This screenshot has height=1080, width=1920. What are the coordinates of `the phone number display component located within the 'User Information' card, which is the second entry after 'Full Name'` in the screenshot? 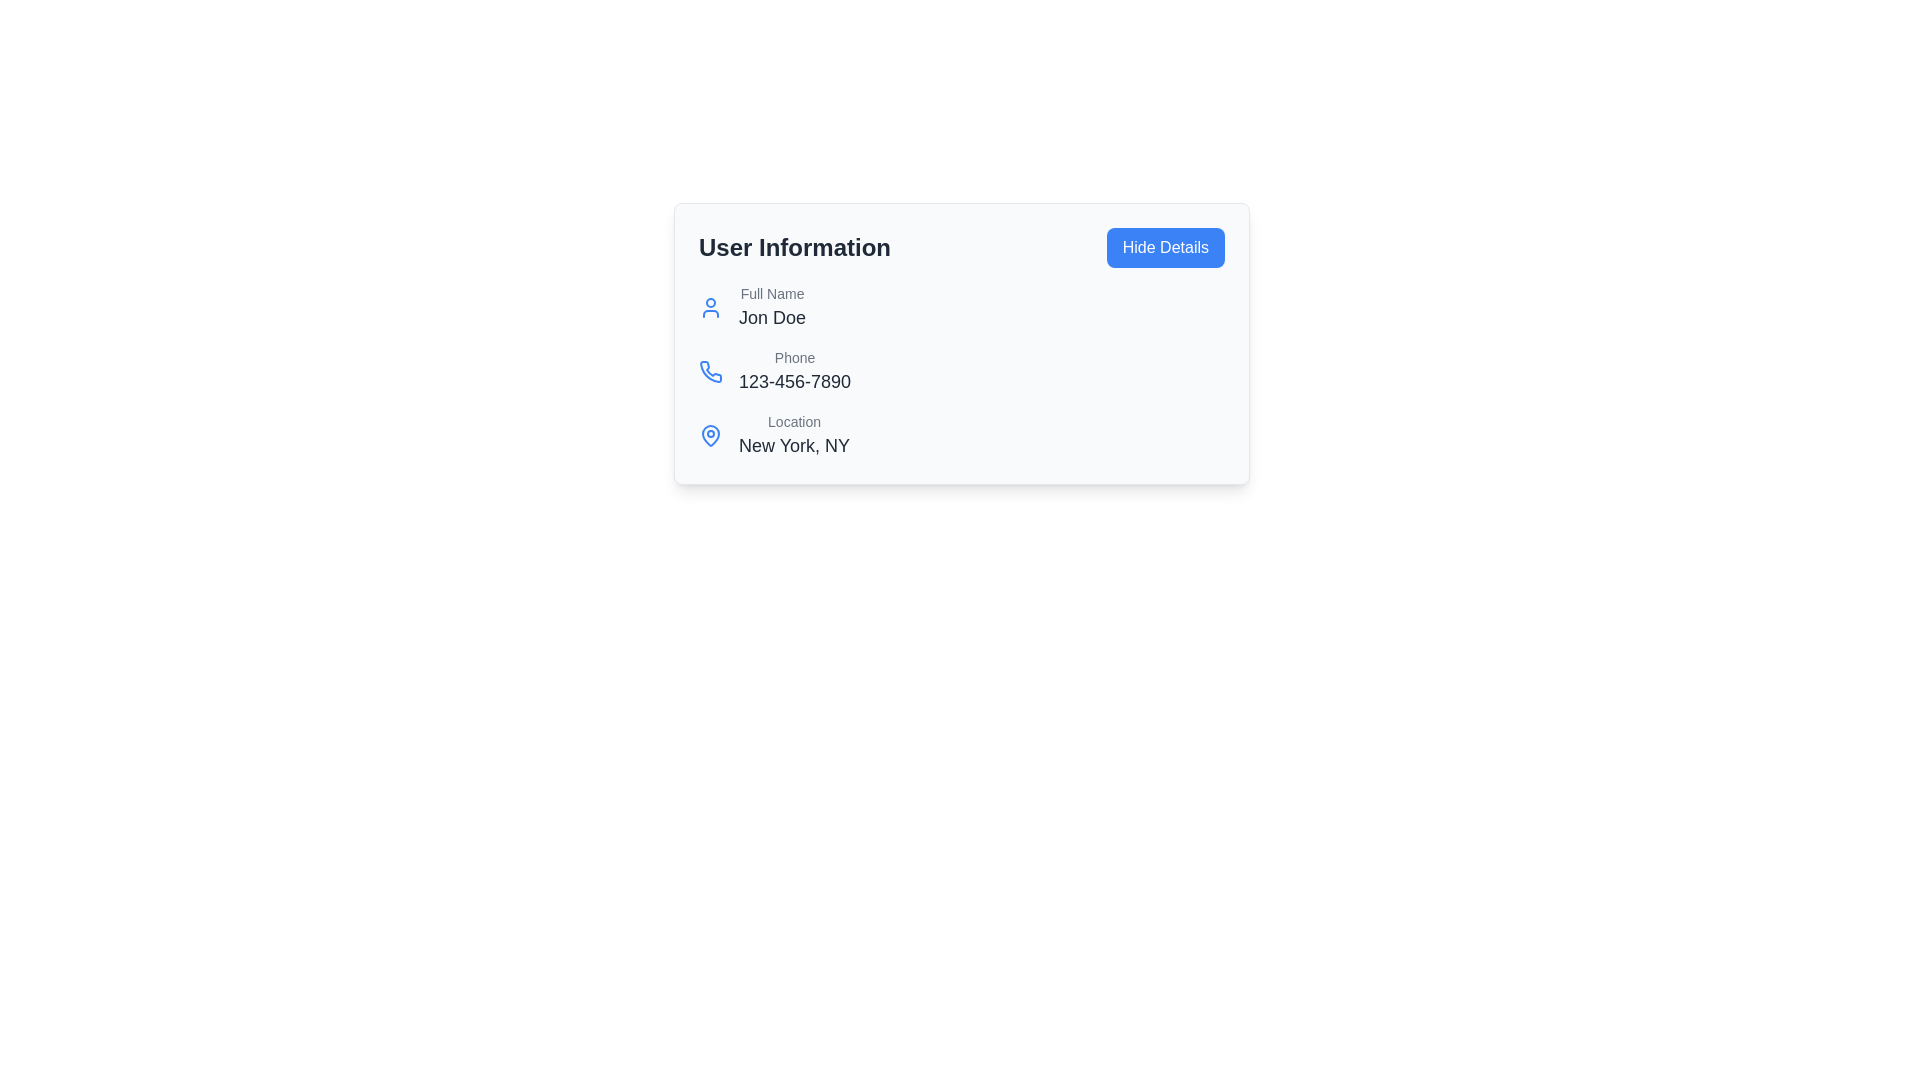 It's located at (961, 371).